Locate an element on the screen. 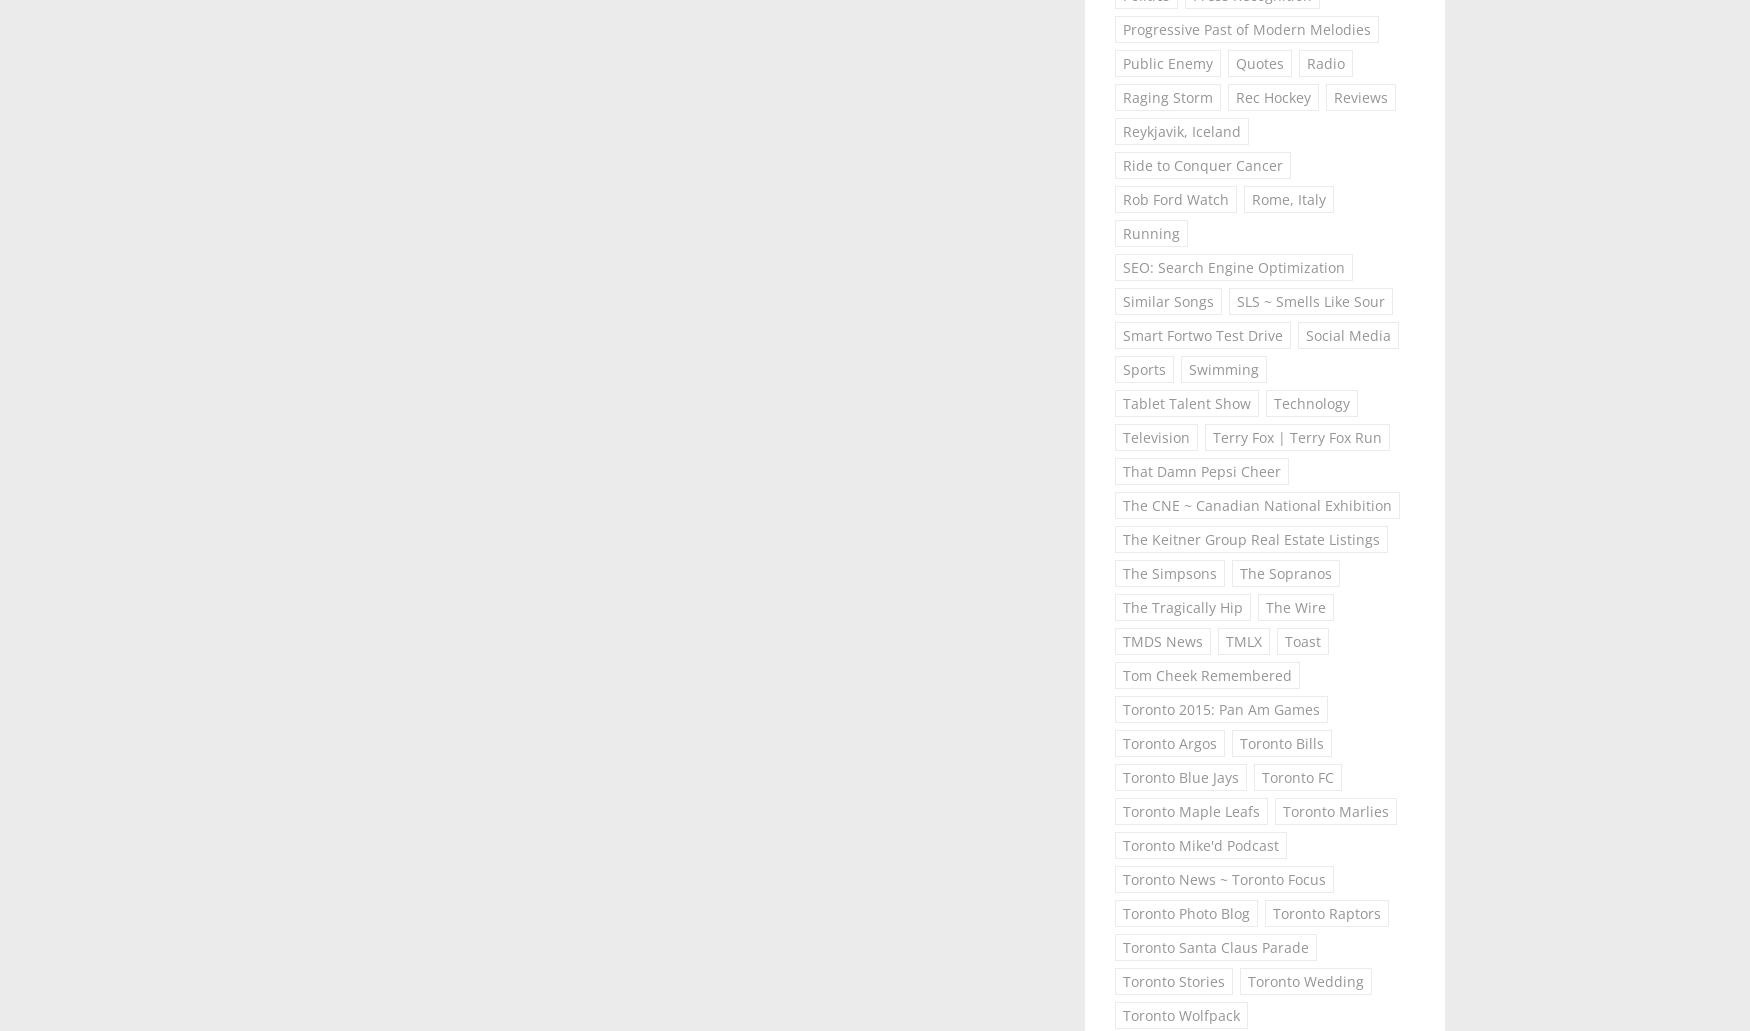 The image size is (1750, 1031). 'The Sopranos' is located at coordinates (1285, 571).